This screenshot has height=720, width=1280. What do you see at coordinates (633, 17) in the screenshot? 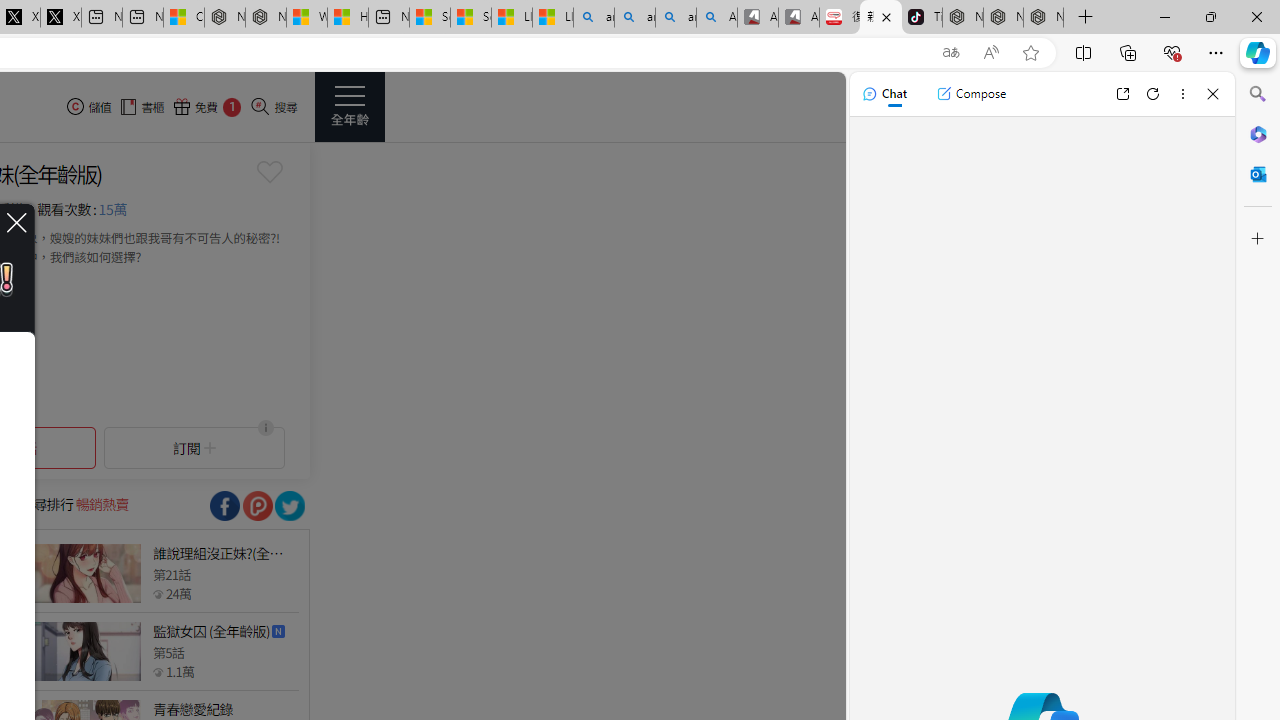
I see `'amazon - Search'` at bounding box center [633, 17].